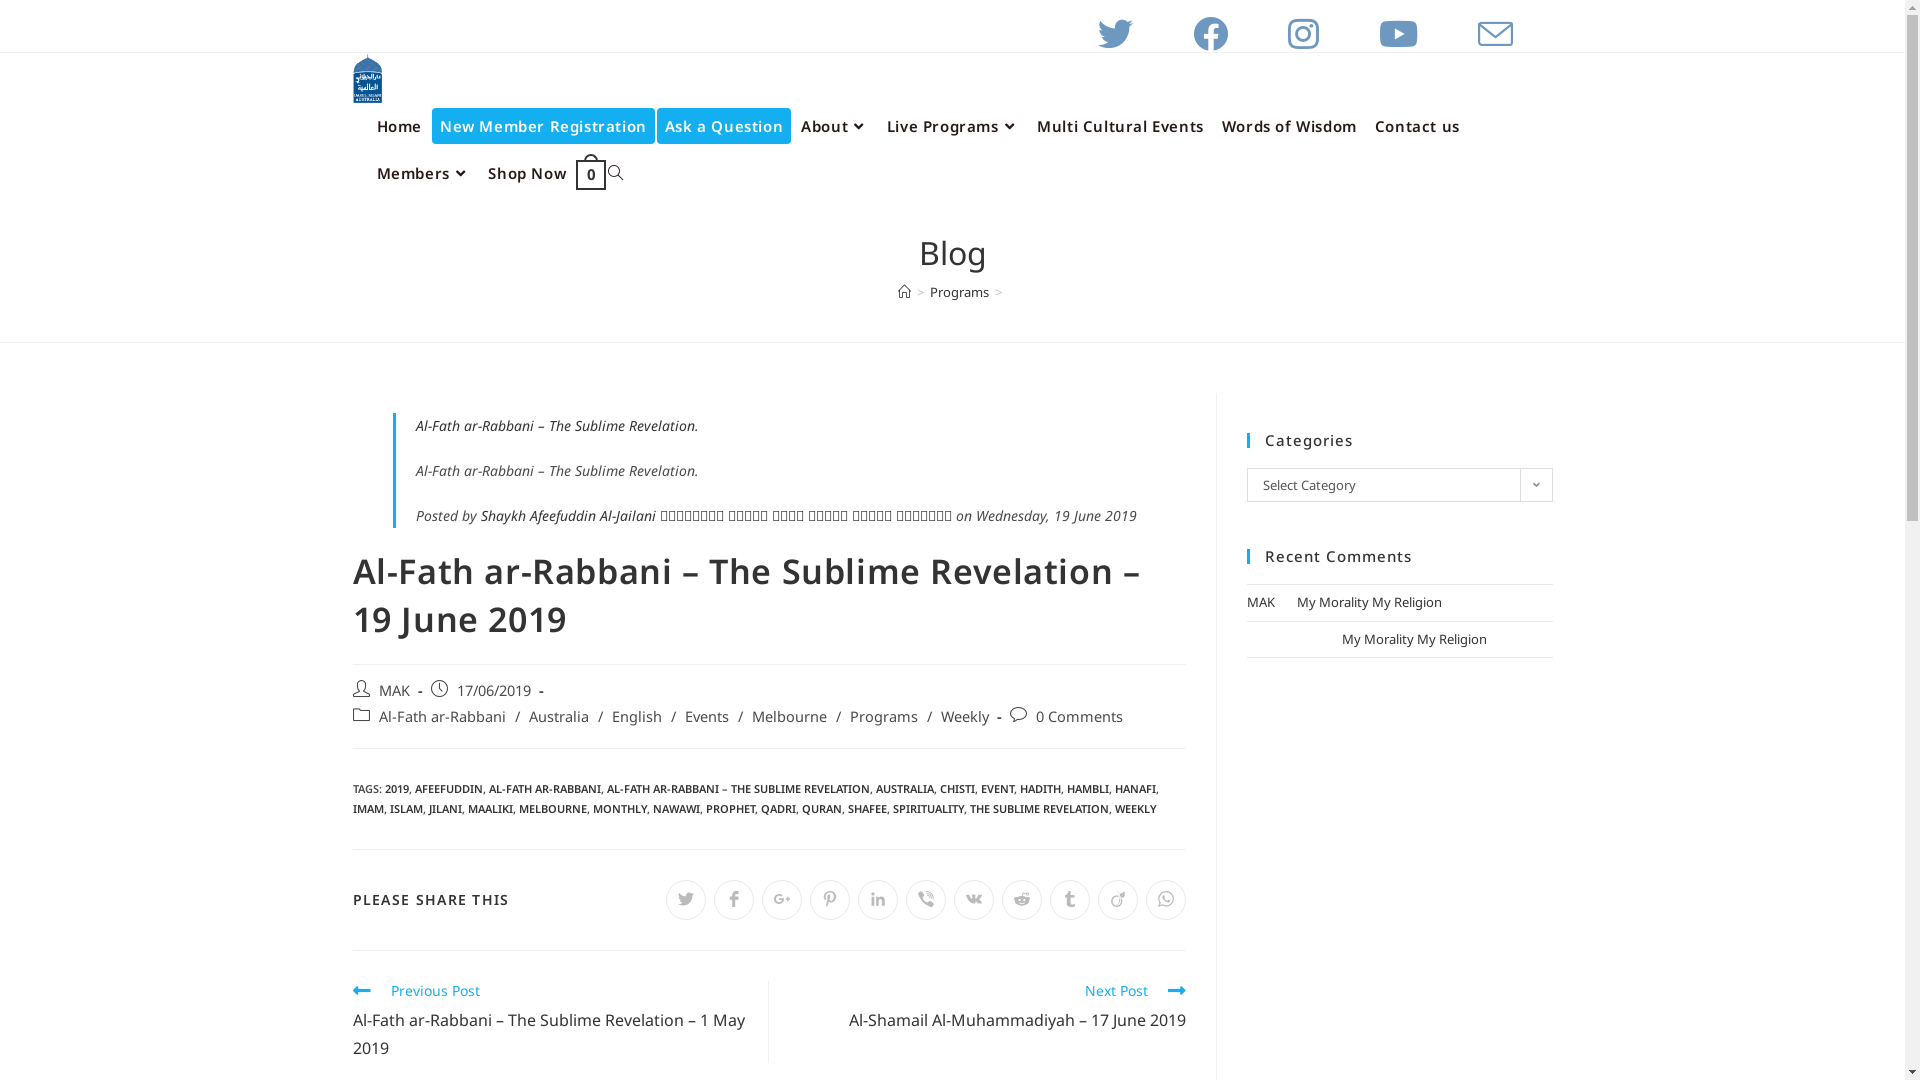 The width and height of the screenshot is (1920, 1080). What do you see at coordinates (426, 807) in the screenshot?
I see `'JILANI'` at bounding box center [426, 807].